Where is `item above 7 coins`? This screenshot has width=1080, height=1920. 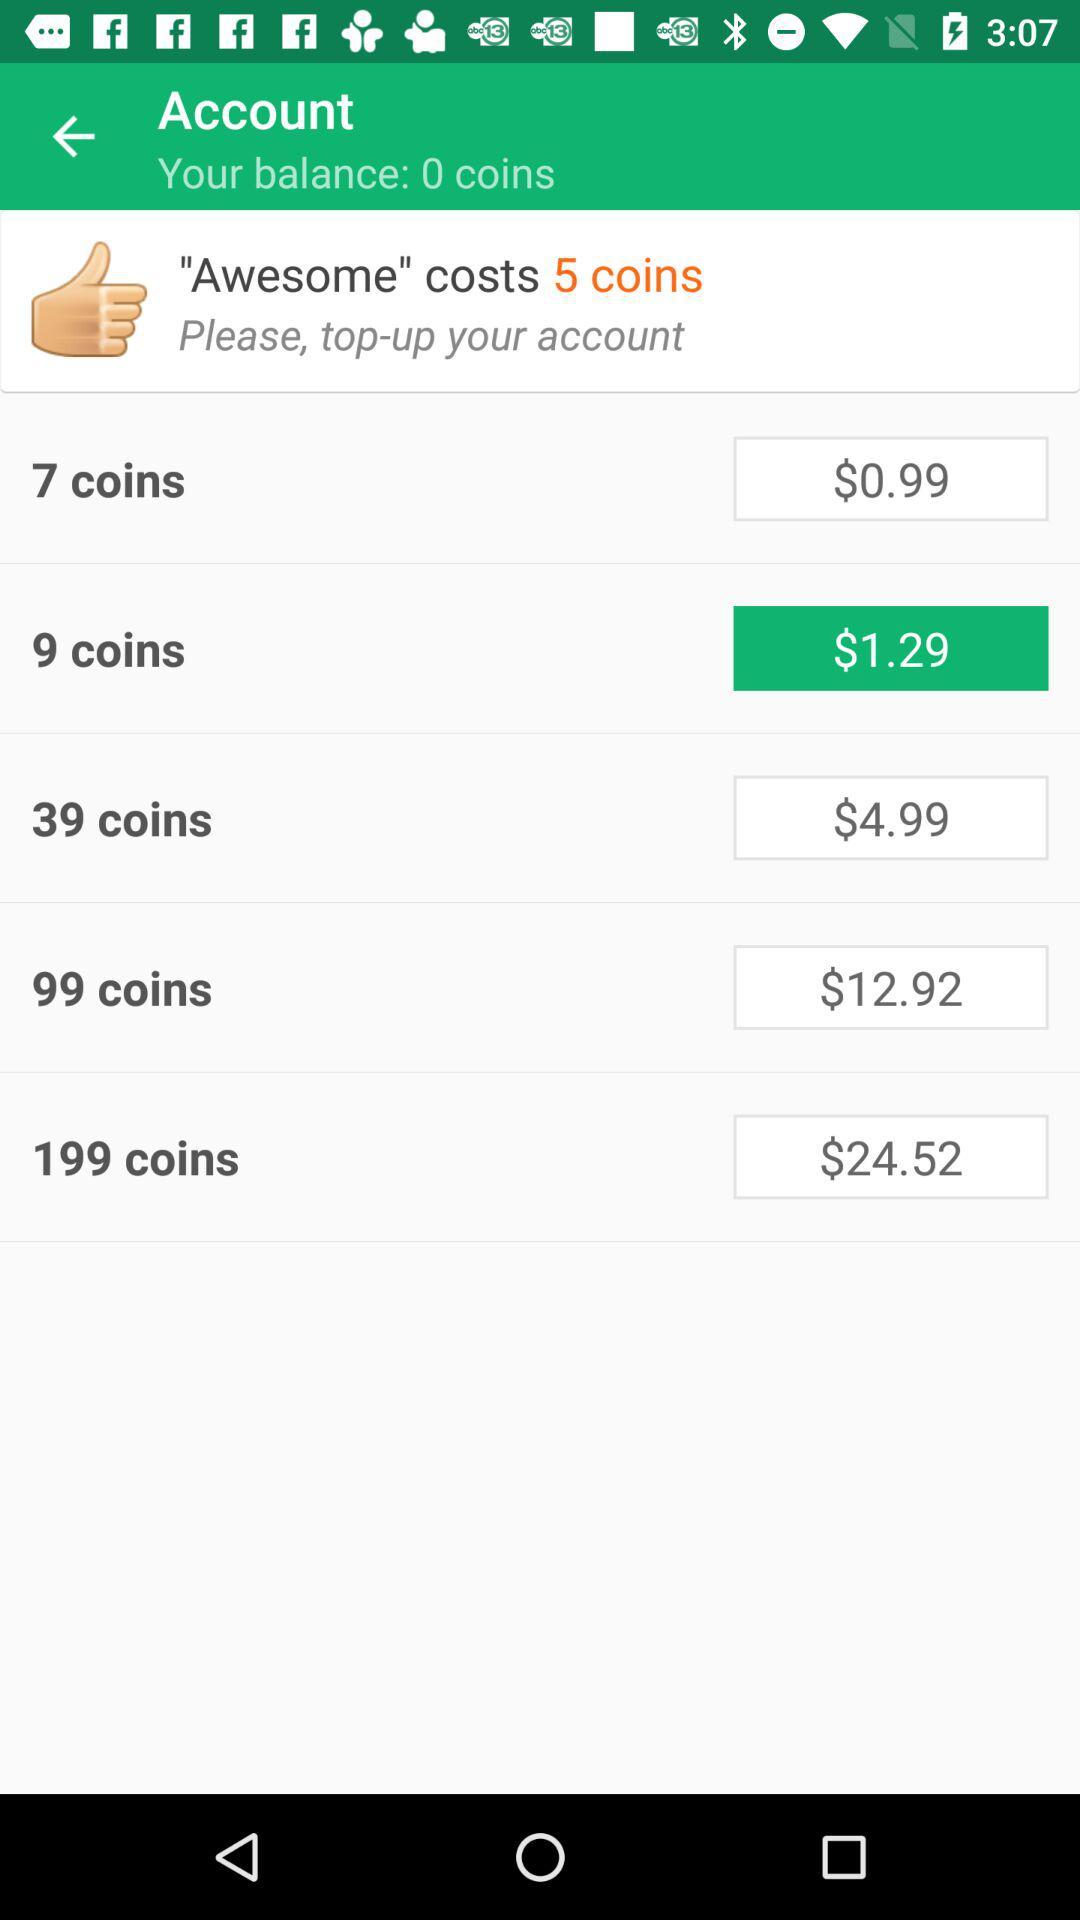
item above 7 coins is located at coordinates (88, 298).